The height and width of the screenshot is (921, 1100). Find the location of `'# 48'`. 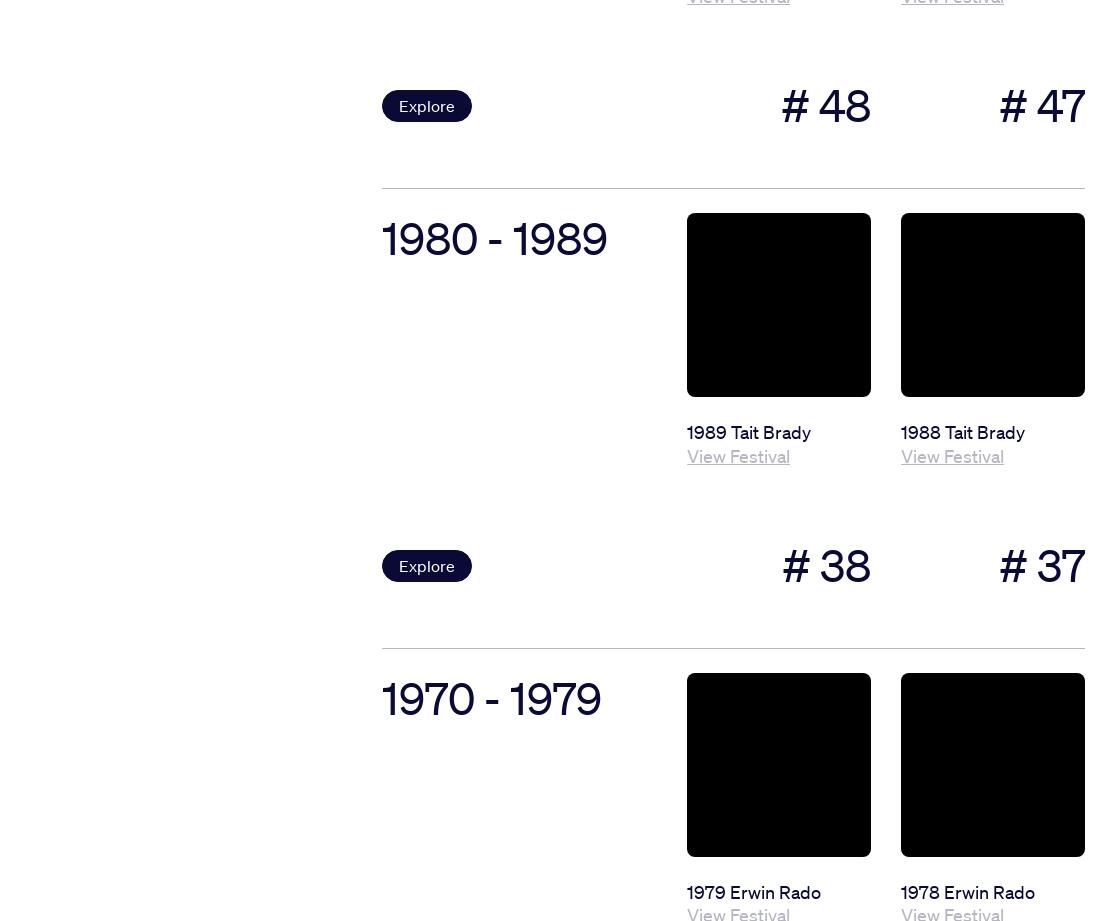

'# 48' is located at coordinates (825, 105).